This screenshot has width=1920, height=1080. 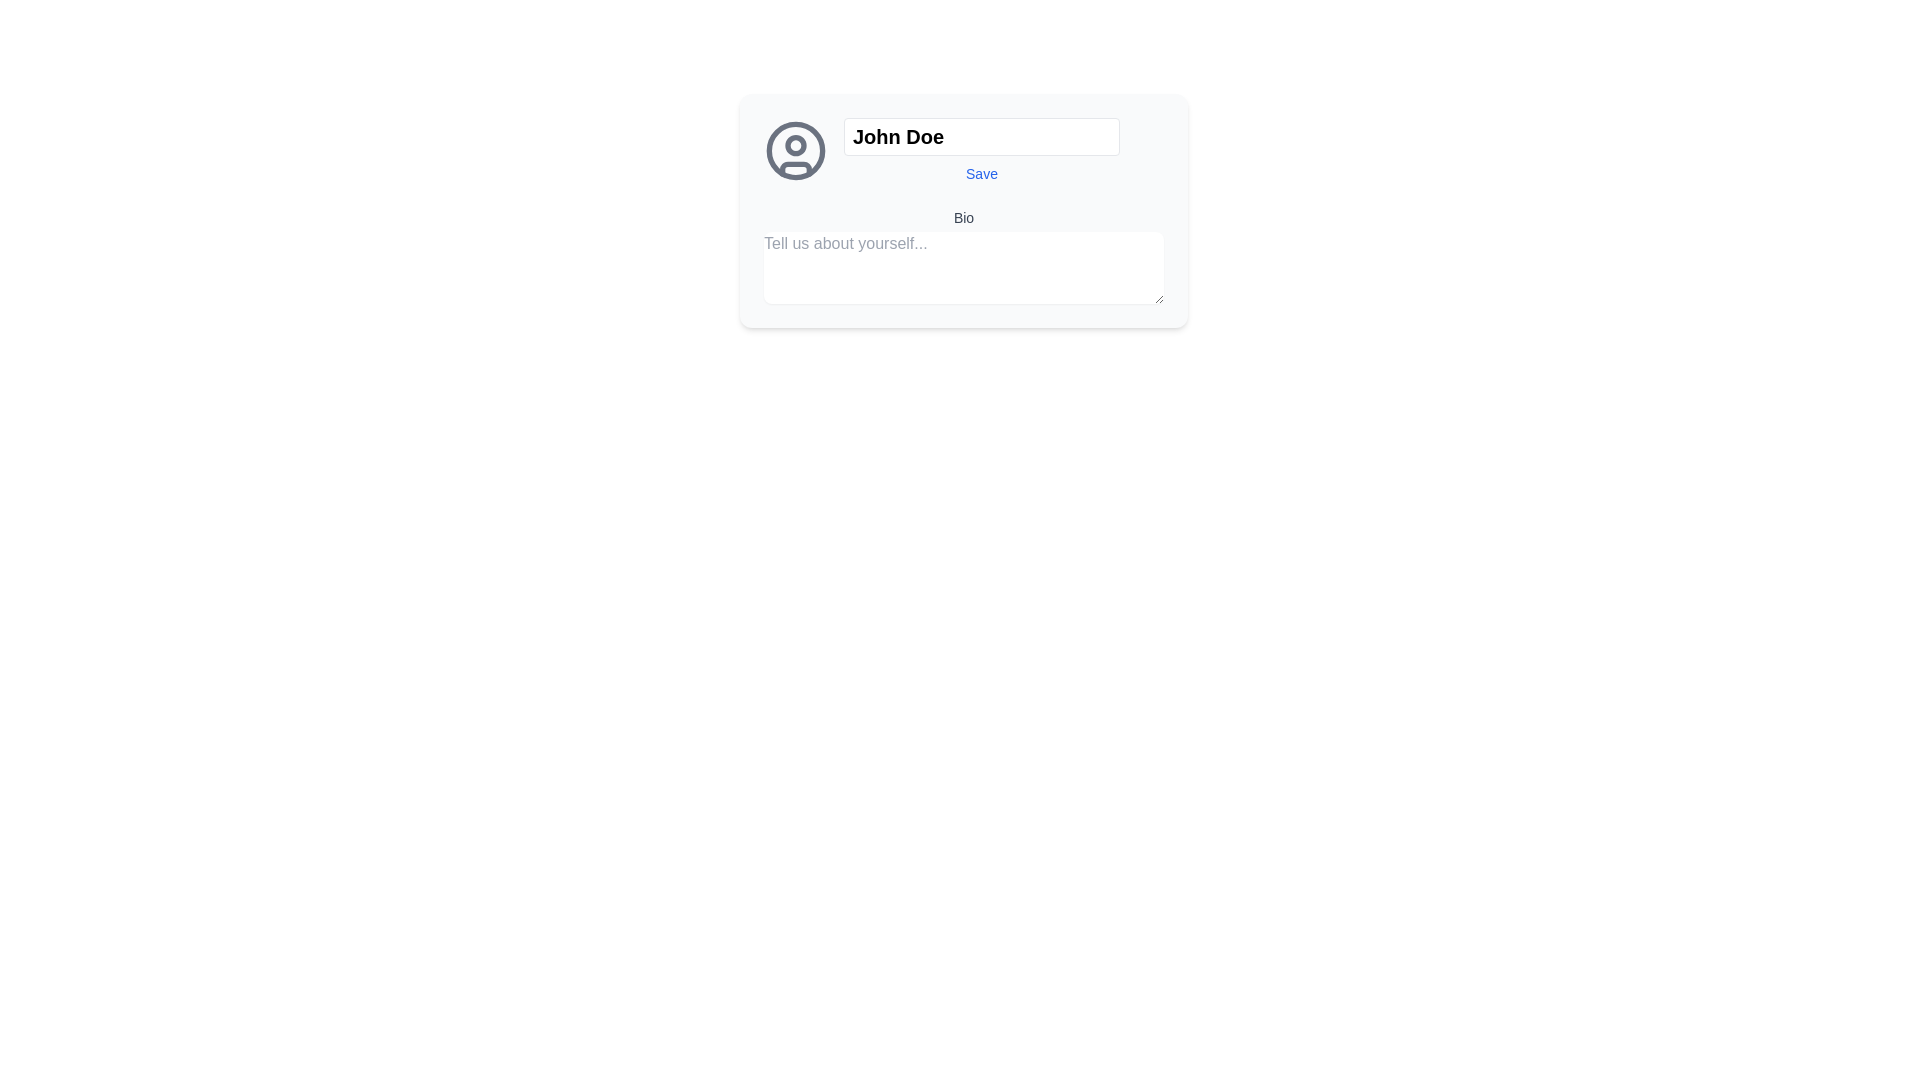 I want to click on the 'Bio' label, which is a gray text label aligned to the left and positioned directly above the multiline text input box, so click(x=964, y=218).